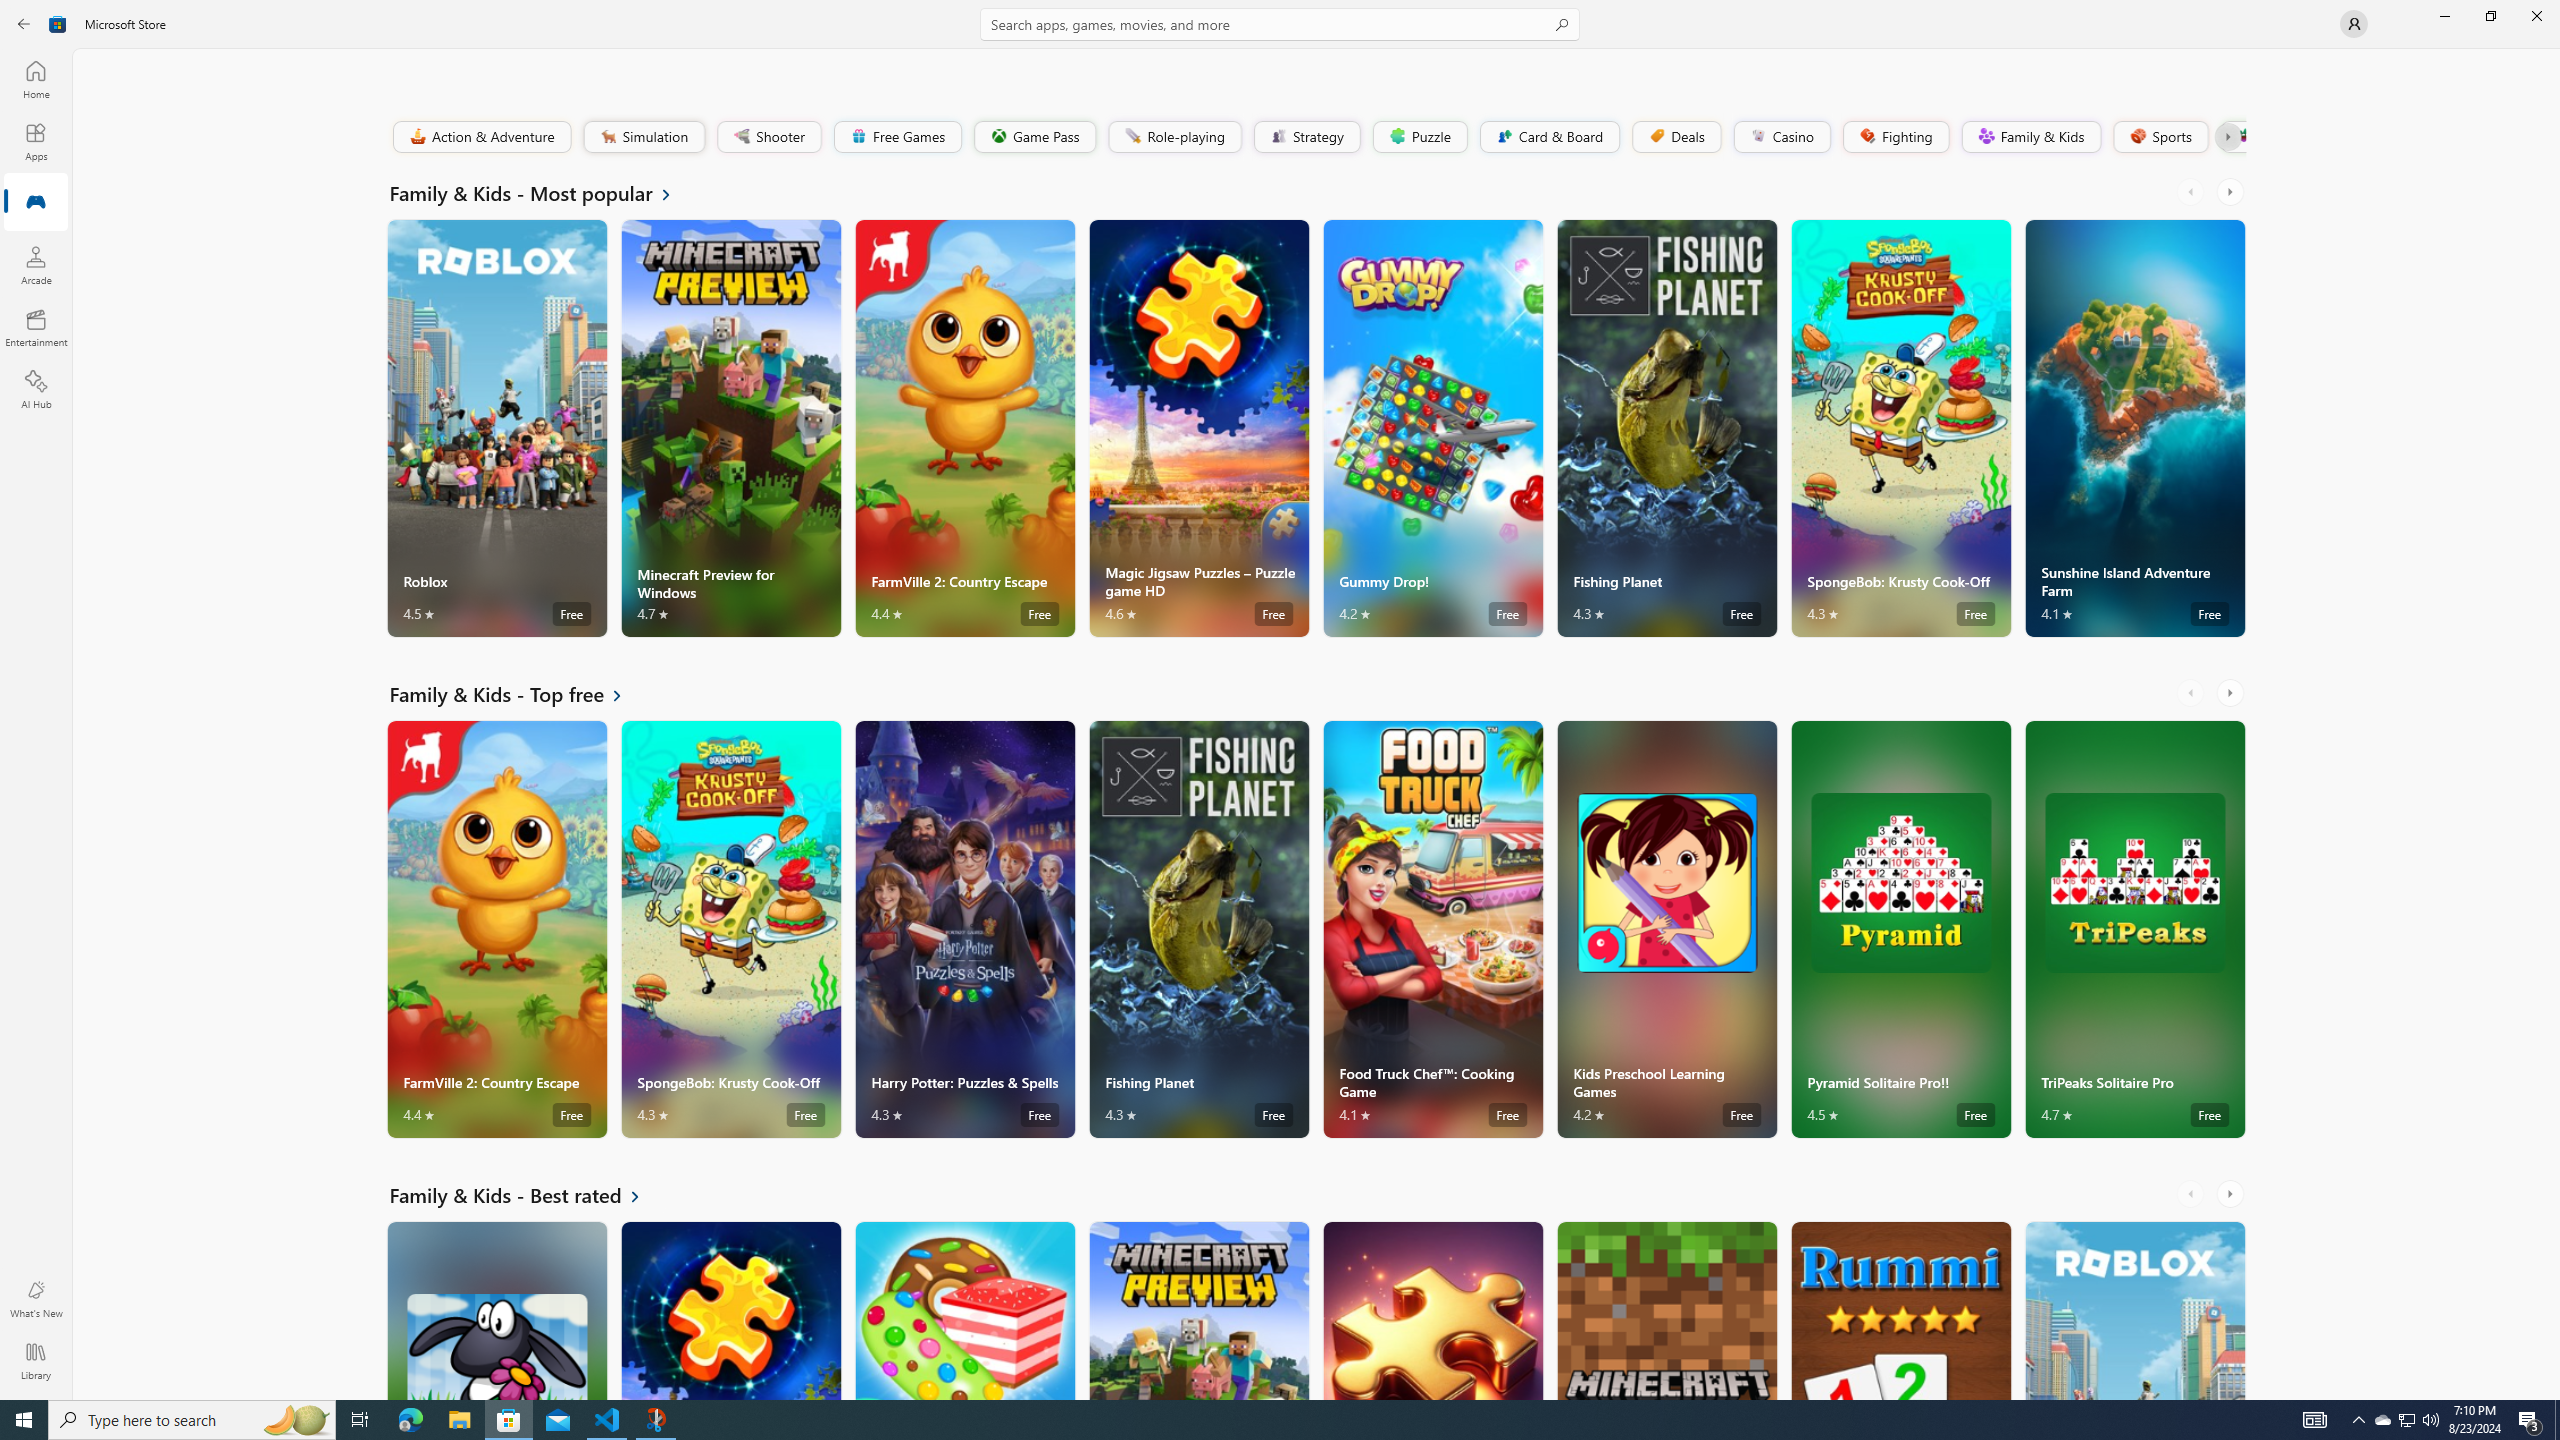 The height and width of the screenshot is (1440, 2560). What do you see at coordinates (1034, 135) in the screenshot?
I see `'Game Pass'` at bounding box center [1034, 135].